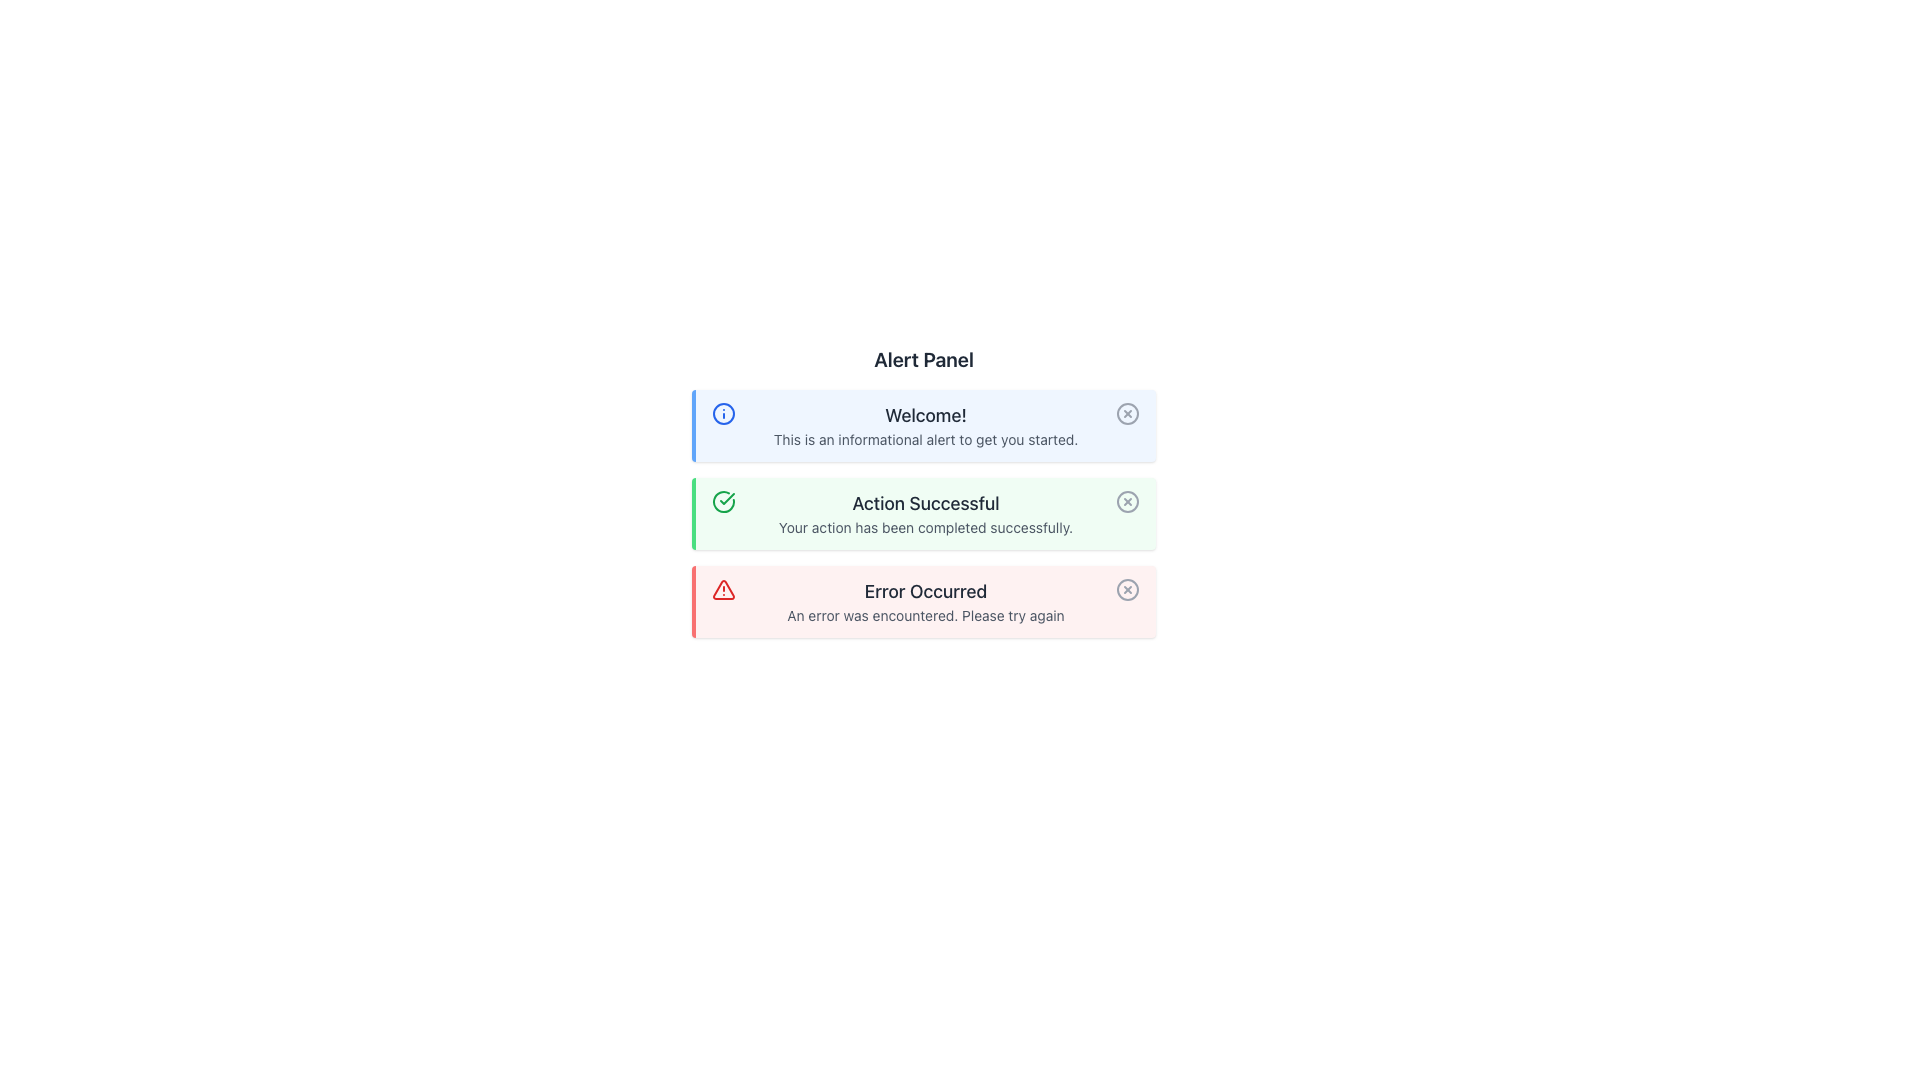 The image size is (1920, 1080). I want to click on descriptive text from the error alert box, which is the third message in the vertical stack of alerts, so click(923, 600).